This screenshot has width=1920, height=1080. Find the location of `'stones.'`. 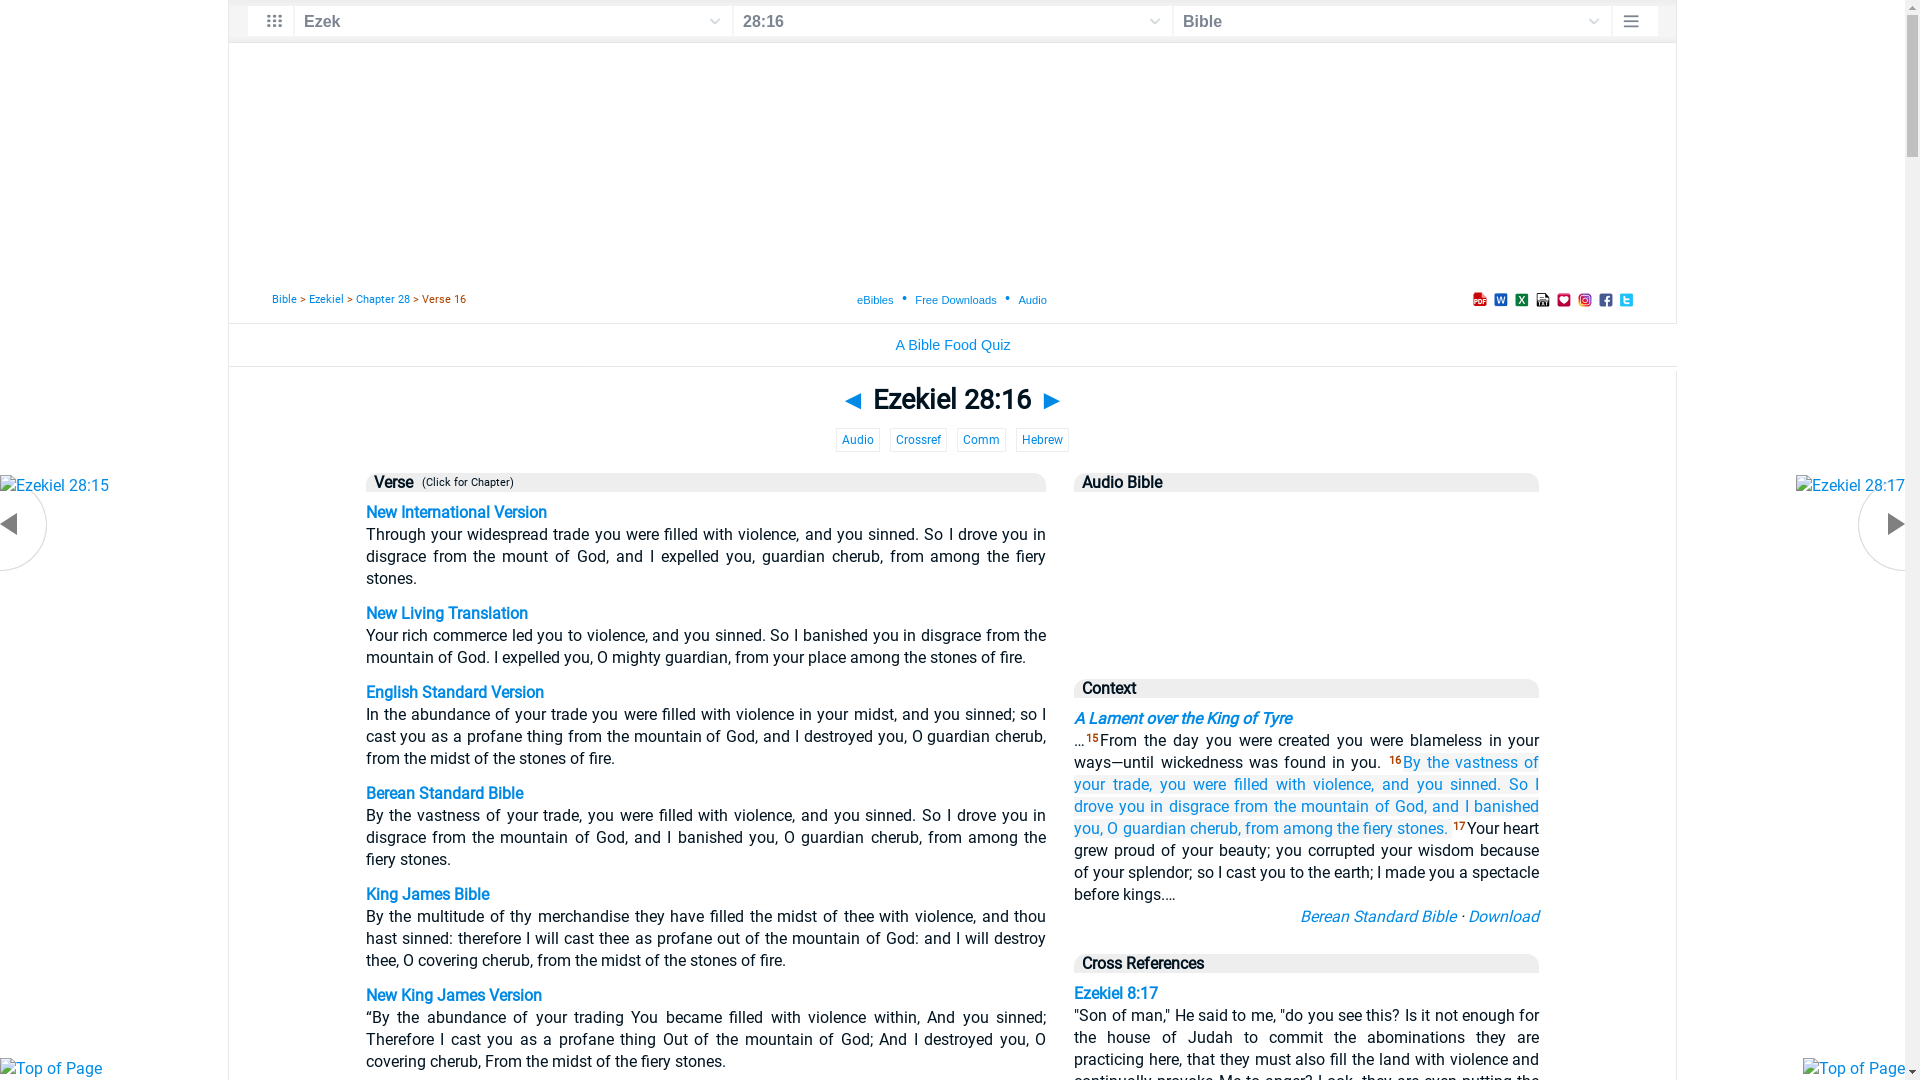

'stones.' is located at coordinates (1395, 828).